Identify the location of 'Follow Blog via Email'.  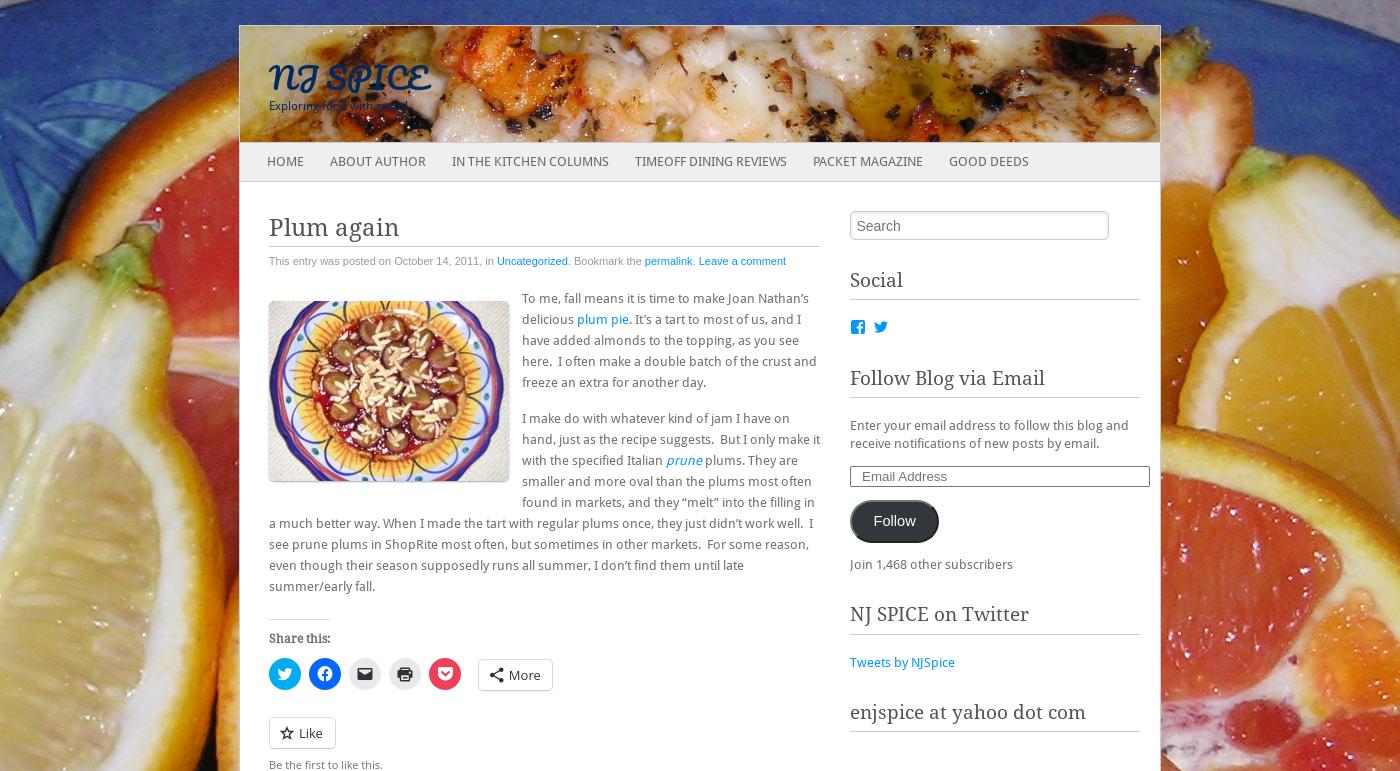
(946, 377).